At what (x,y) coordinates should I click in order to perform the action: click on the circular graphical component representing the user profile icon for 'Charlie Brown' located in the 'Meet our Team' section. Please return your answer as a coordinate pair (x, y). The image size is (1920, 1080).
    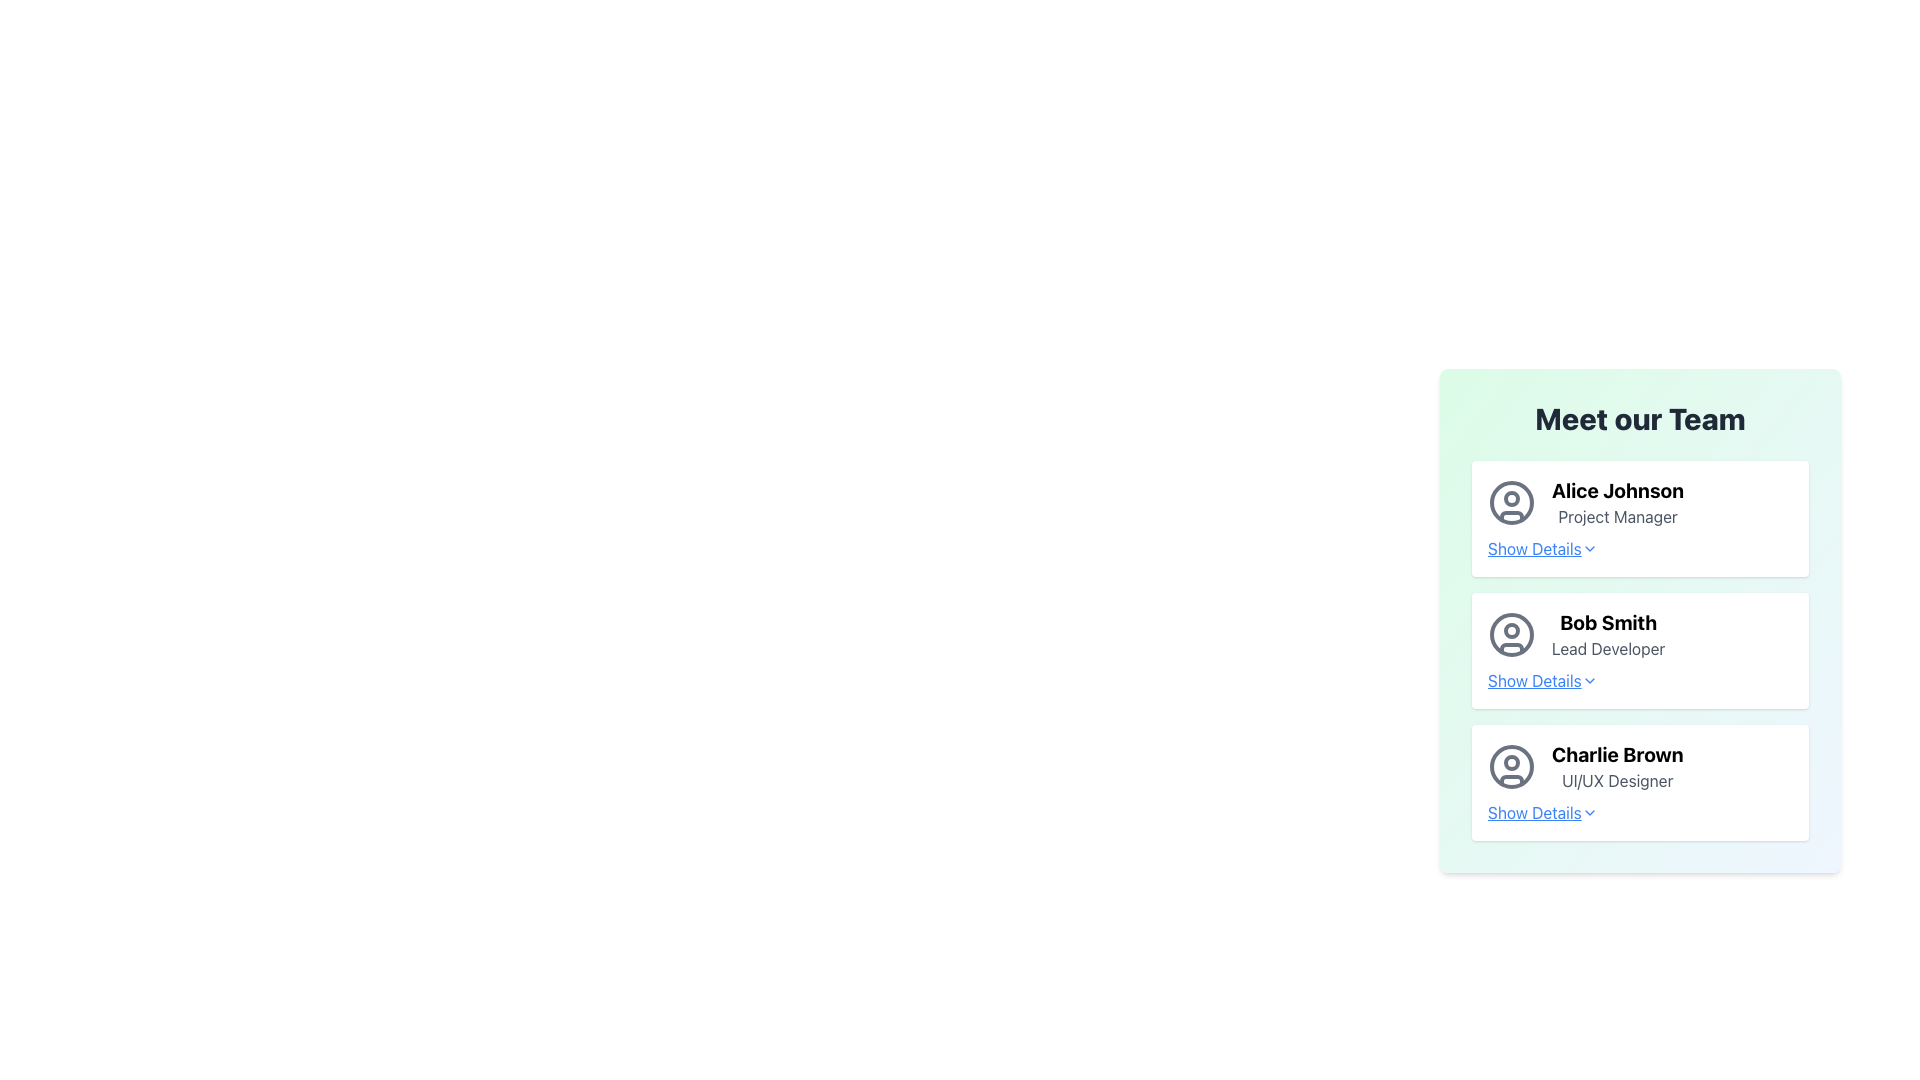
    Looking at the image, I should click on (1512, 763).